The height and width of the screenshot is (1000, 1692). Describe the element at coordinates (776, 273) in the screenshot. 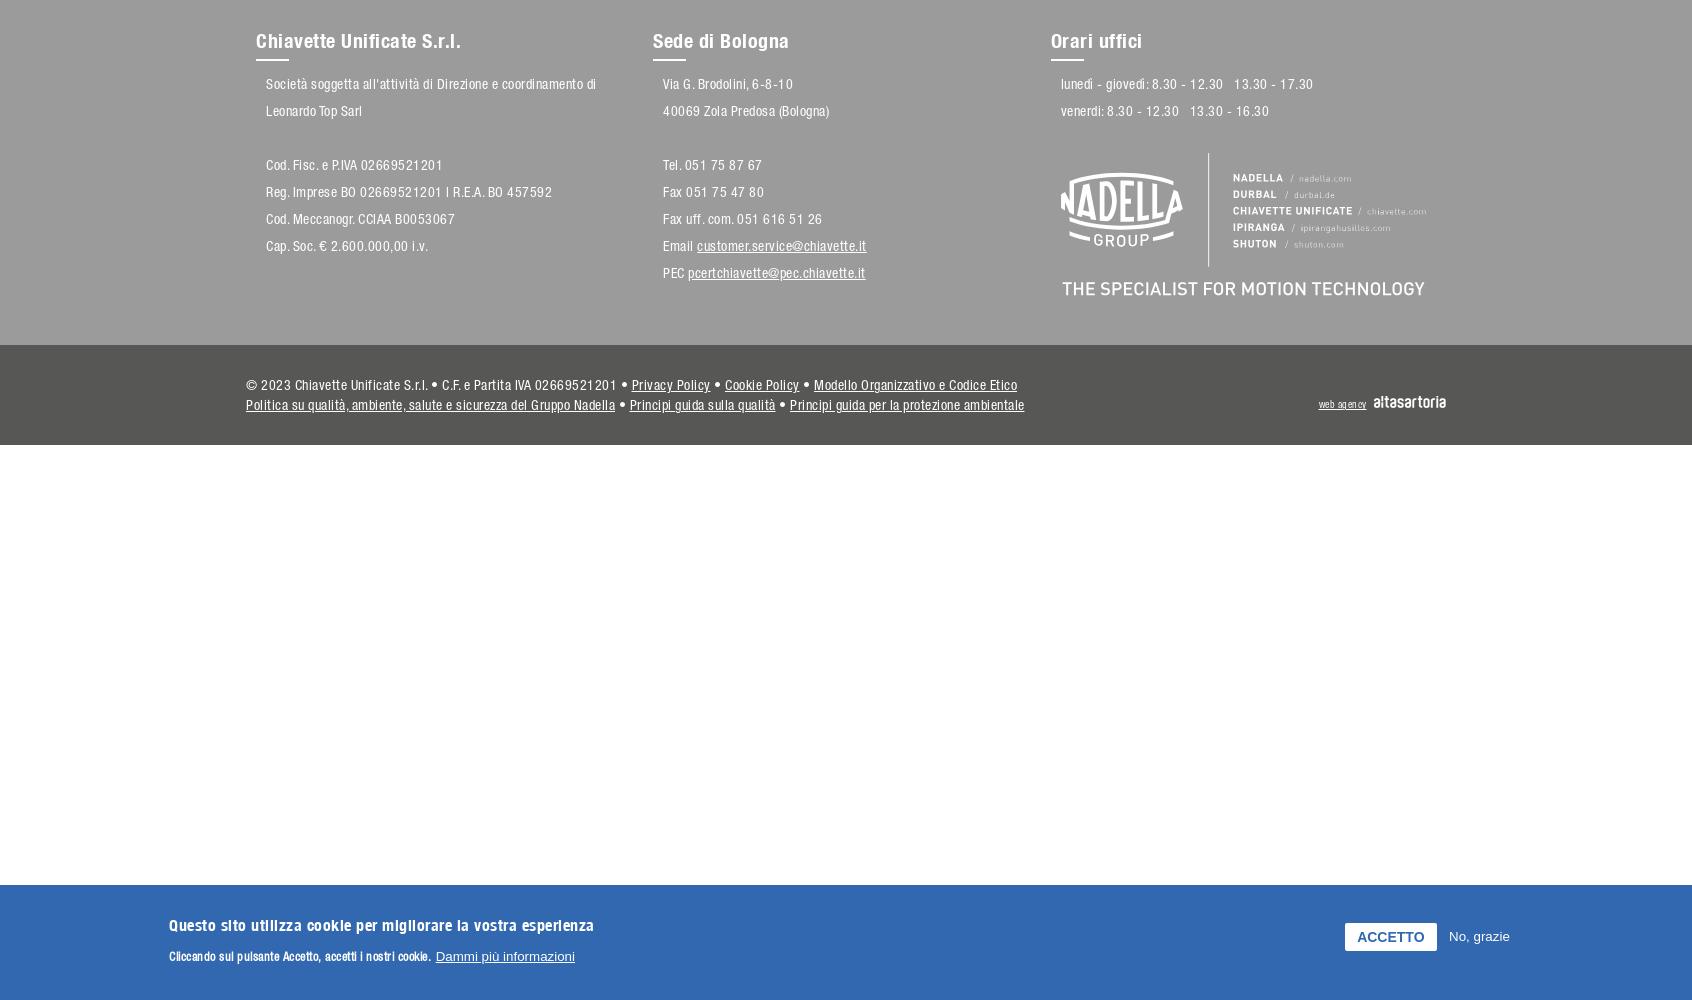

I see `'pcertchiavette@pec.chiavette.it'` at that location.